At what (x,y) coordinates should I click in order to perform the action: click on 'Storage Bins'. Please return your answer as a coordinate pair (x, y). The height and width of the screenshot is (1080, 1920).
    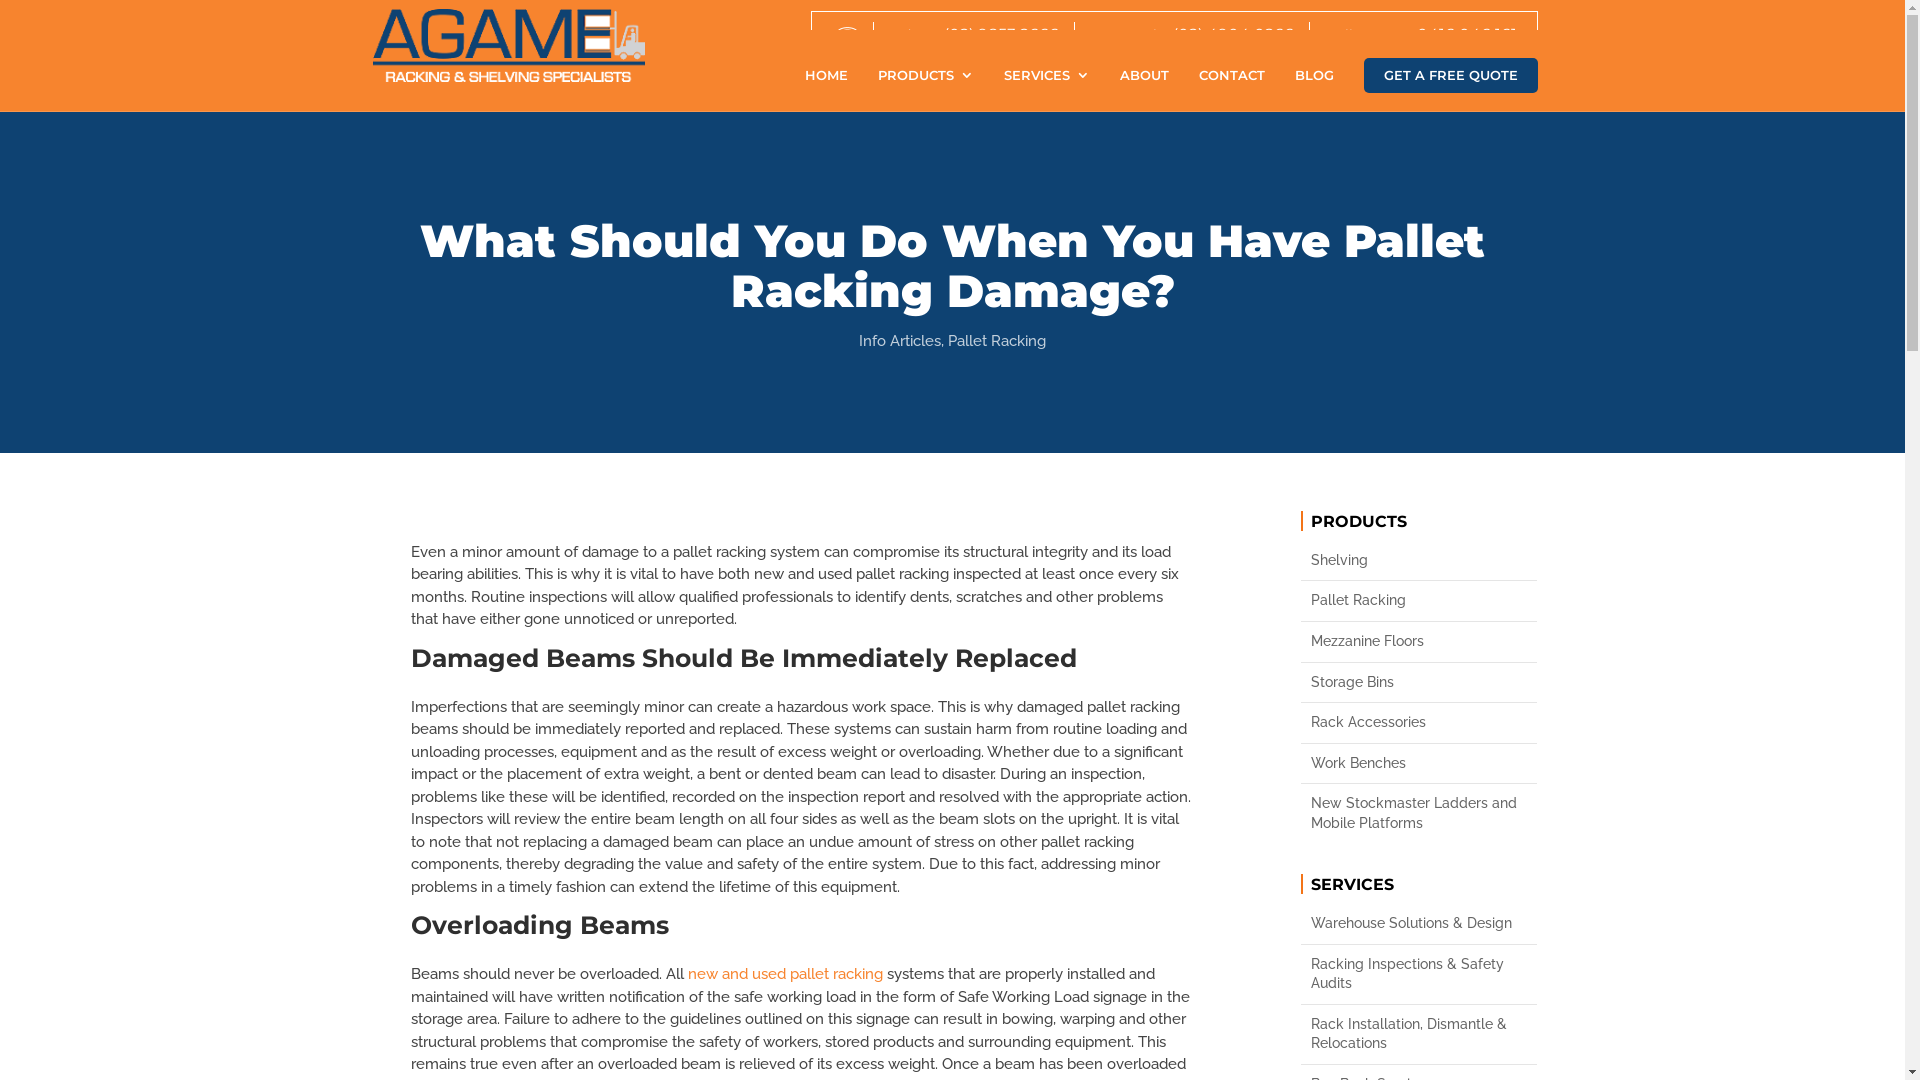
    Looking at the image, I should click on (1418, 681).